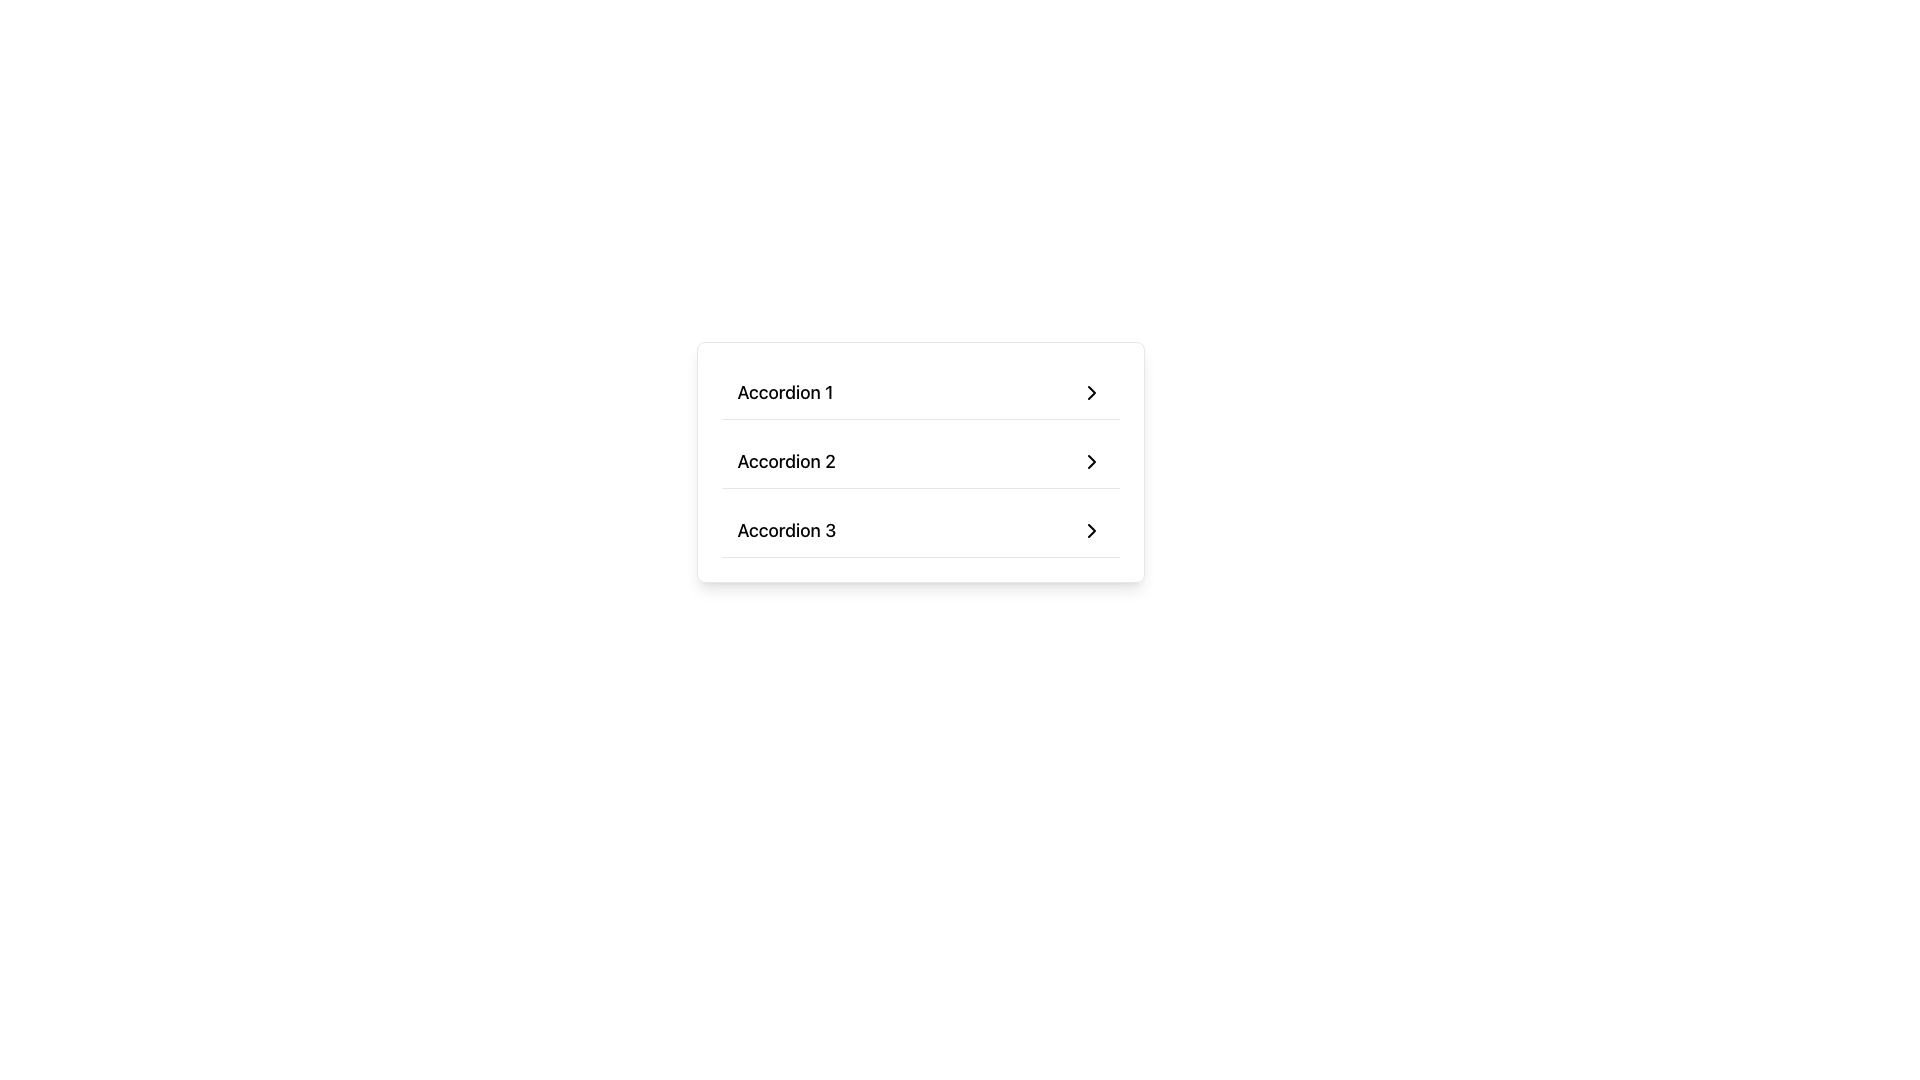 The image size is (1920, 1080). What do you see at coordinates (1090, 530) in the screenshot?
I see `the icon indicating the expansion of the 'Accordion 3' section for additional visual feedback` at bounding box center [1090, 530].